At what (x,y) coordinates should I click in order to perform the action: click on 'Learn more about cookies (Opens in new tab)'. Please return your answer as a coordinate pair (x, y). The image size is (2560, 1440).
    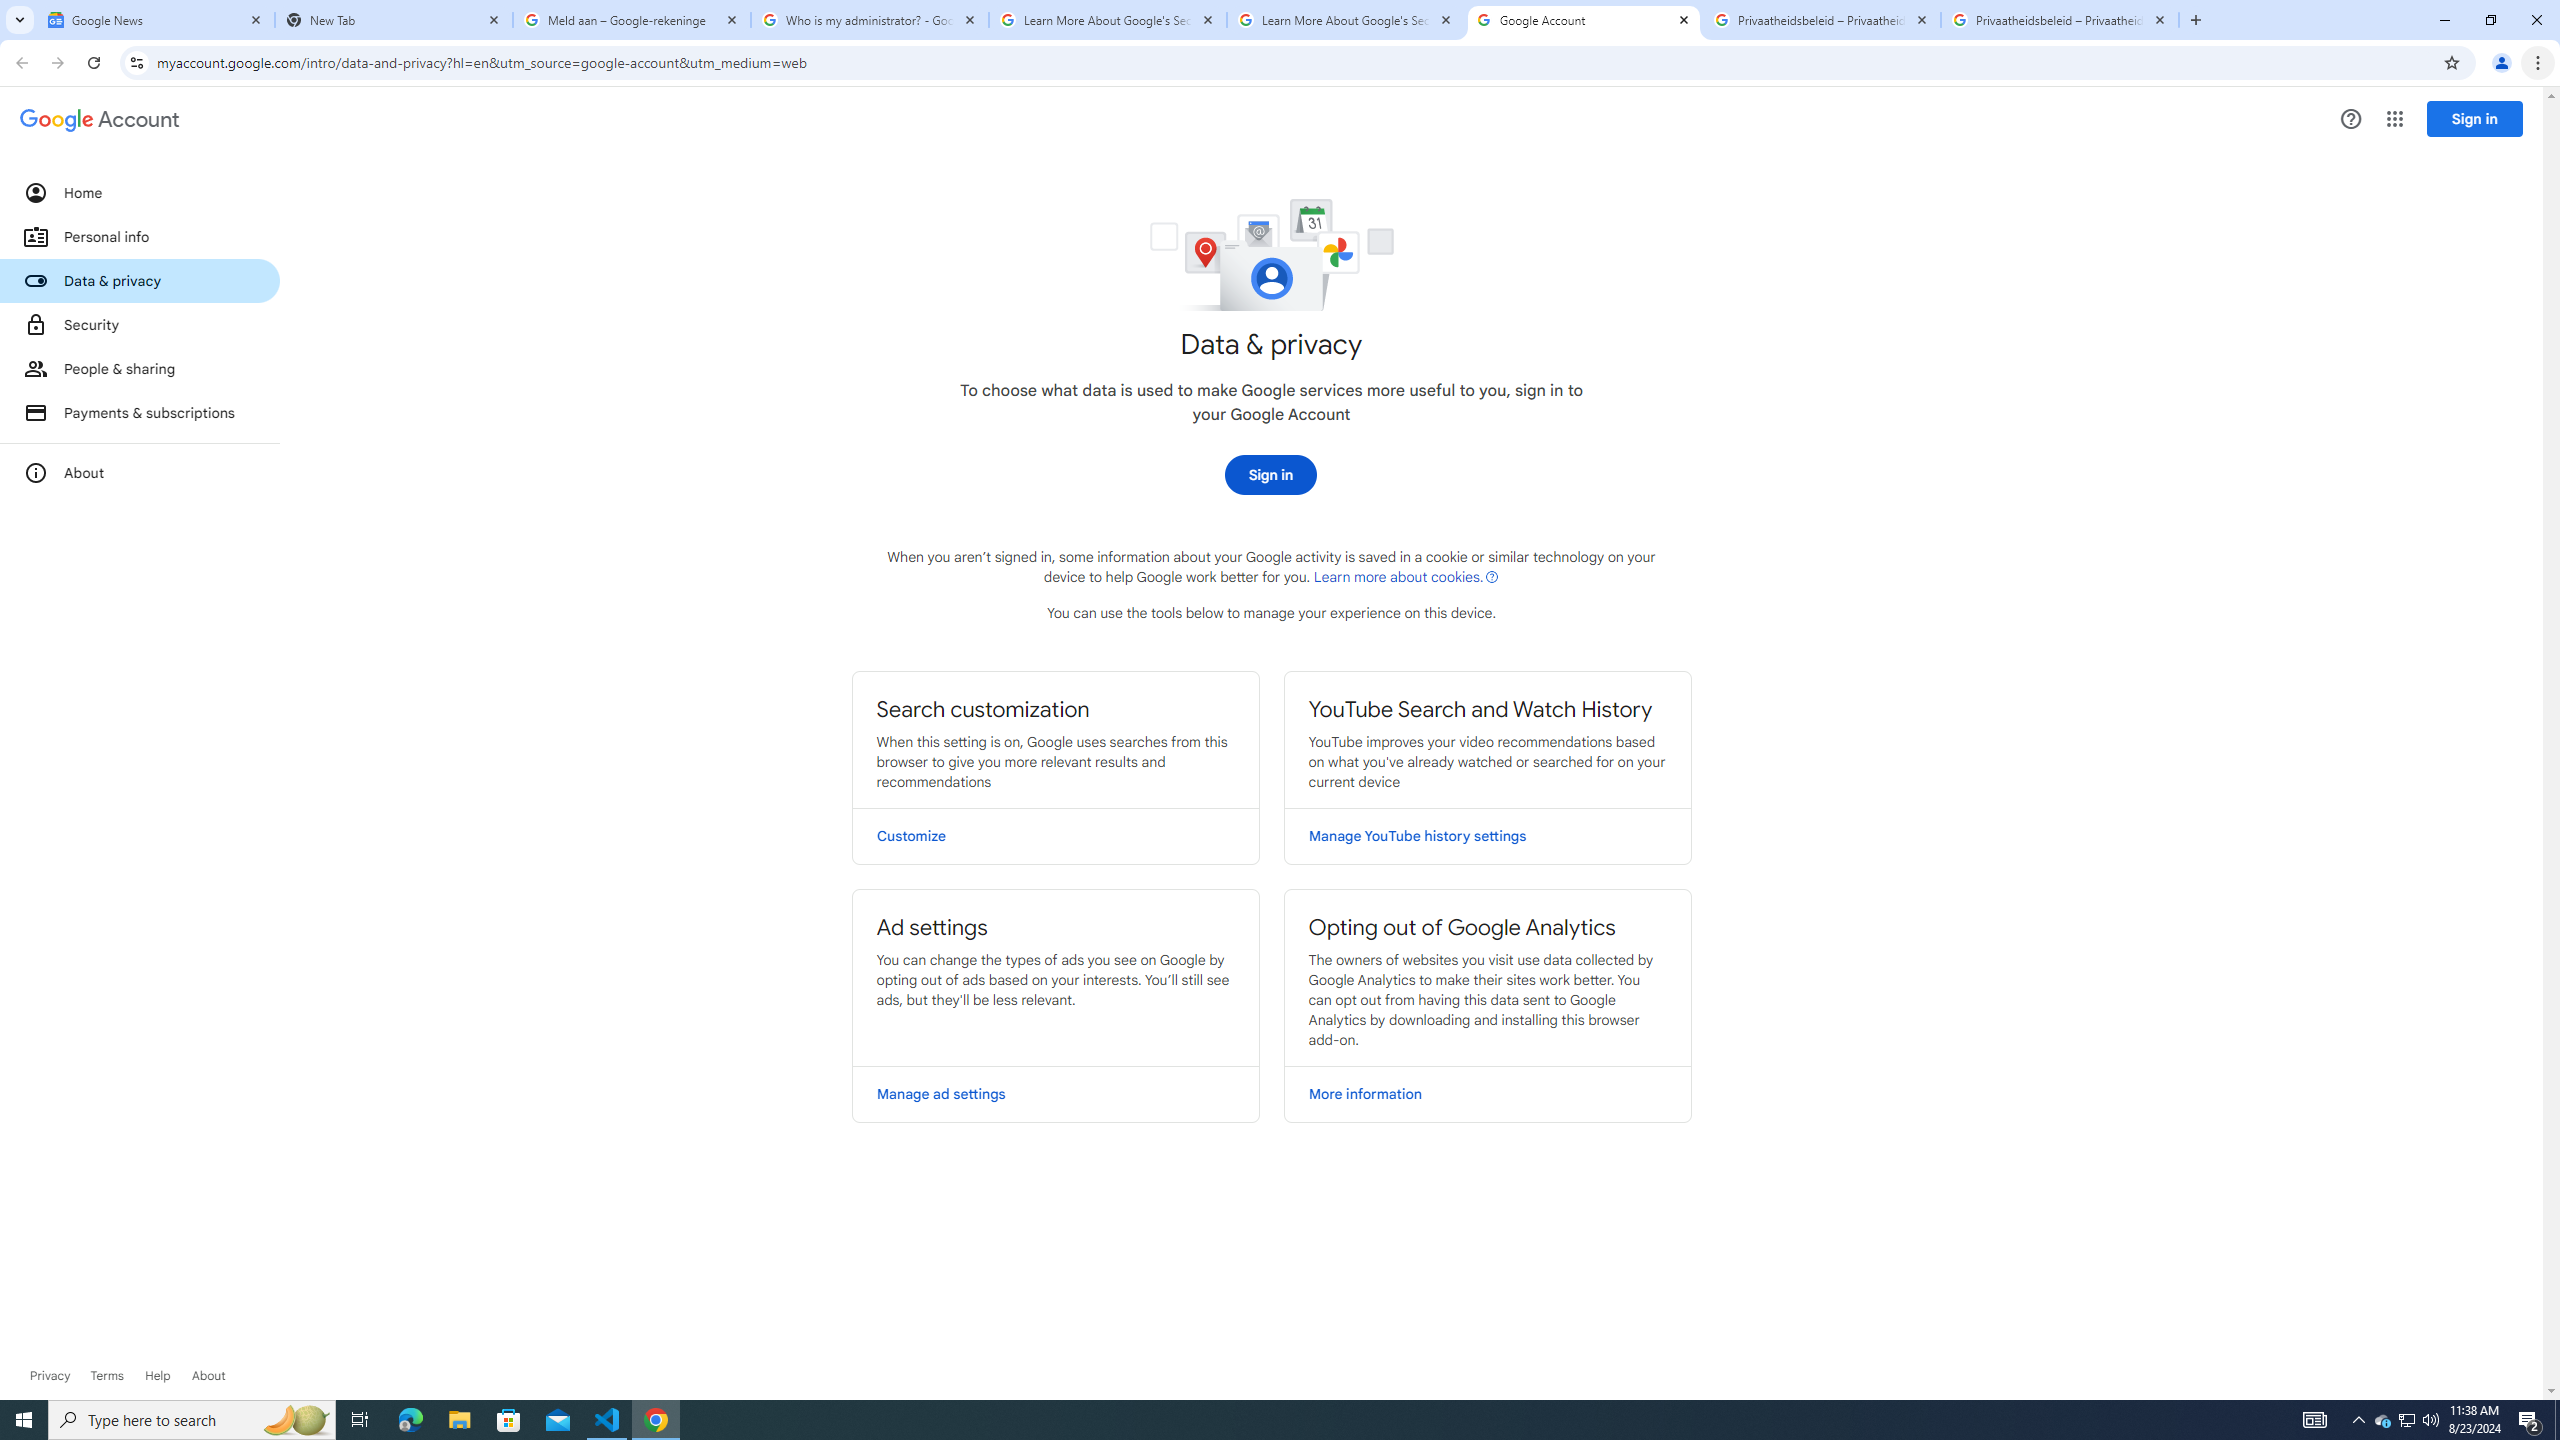
    Looking at the image, I should click on (1406, 575).